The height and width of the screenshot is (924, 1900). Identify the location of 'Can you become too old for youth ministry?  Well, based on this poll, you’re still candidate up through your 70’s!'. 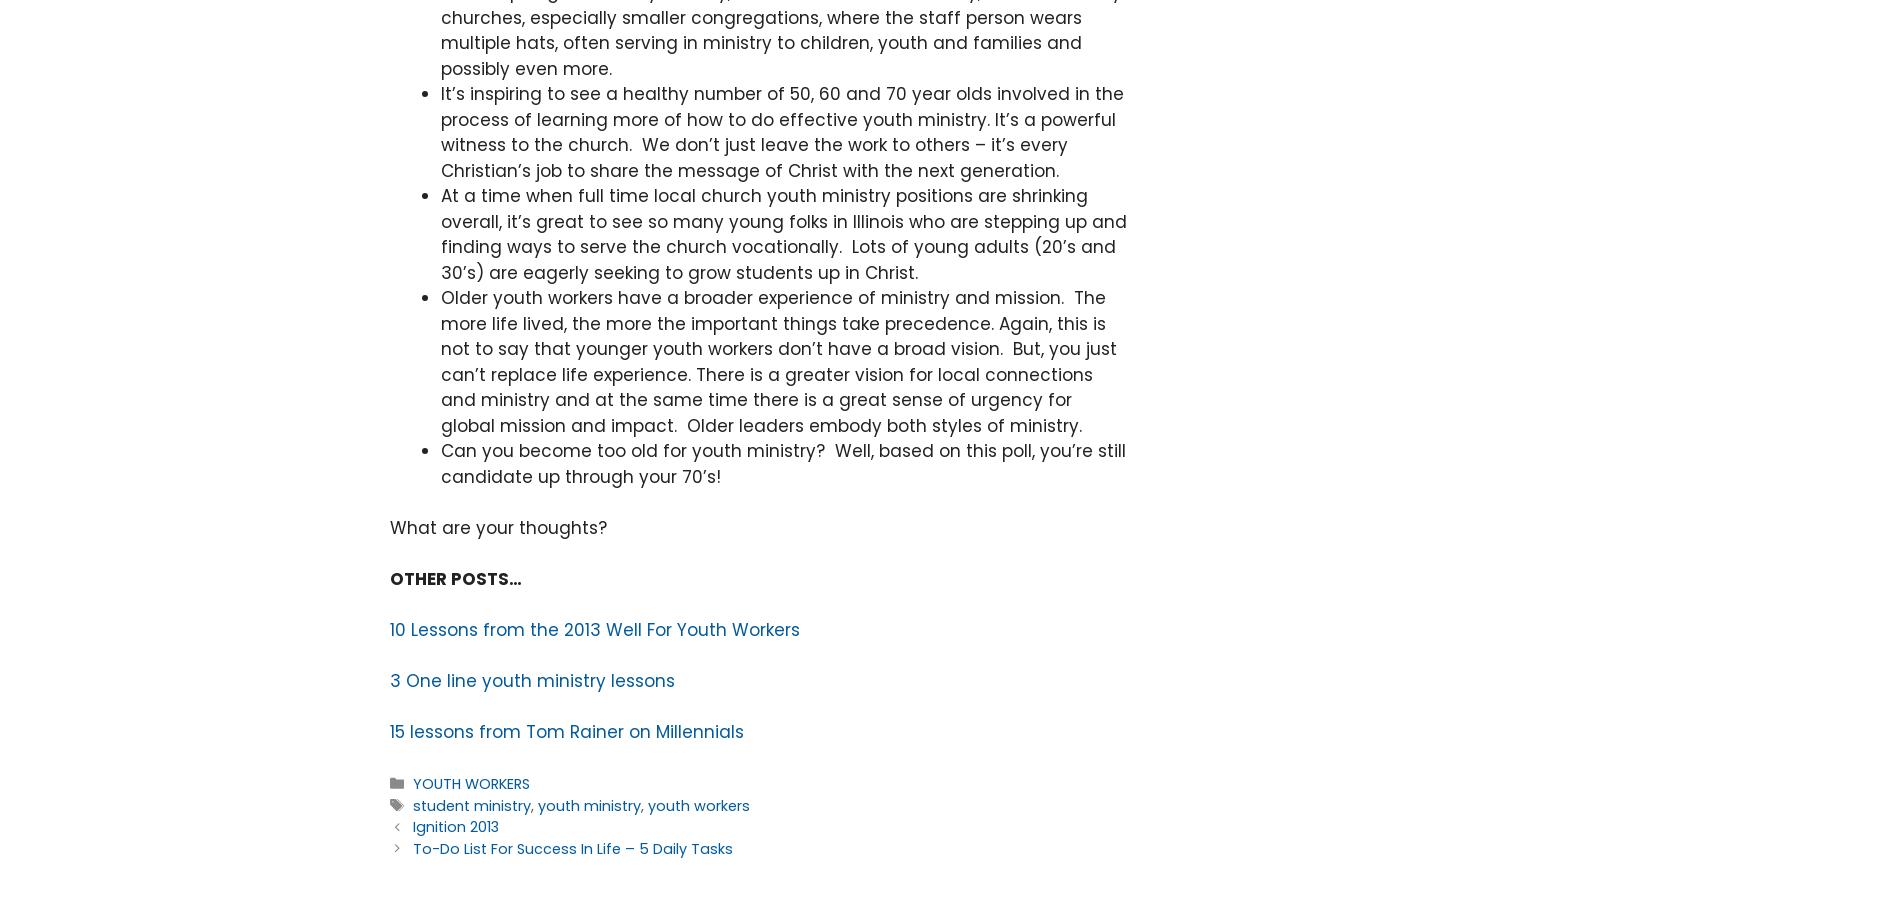
(439, 463).